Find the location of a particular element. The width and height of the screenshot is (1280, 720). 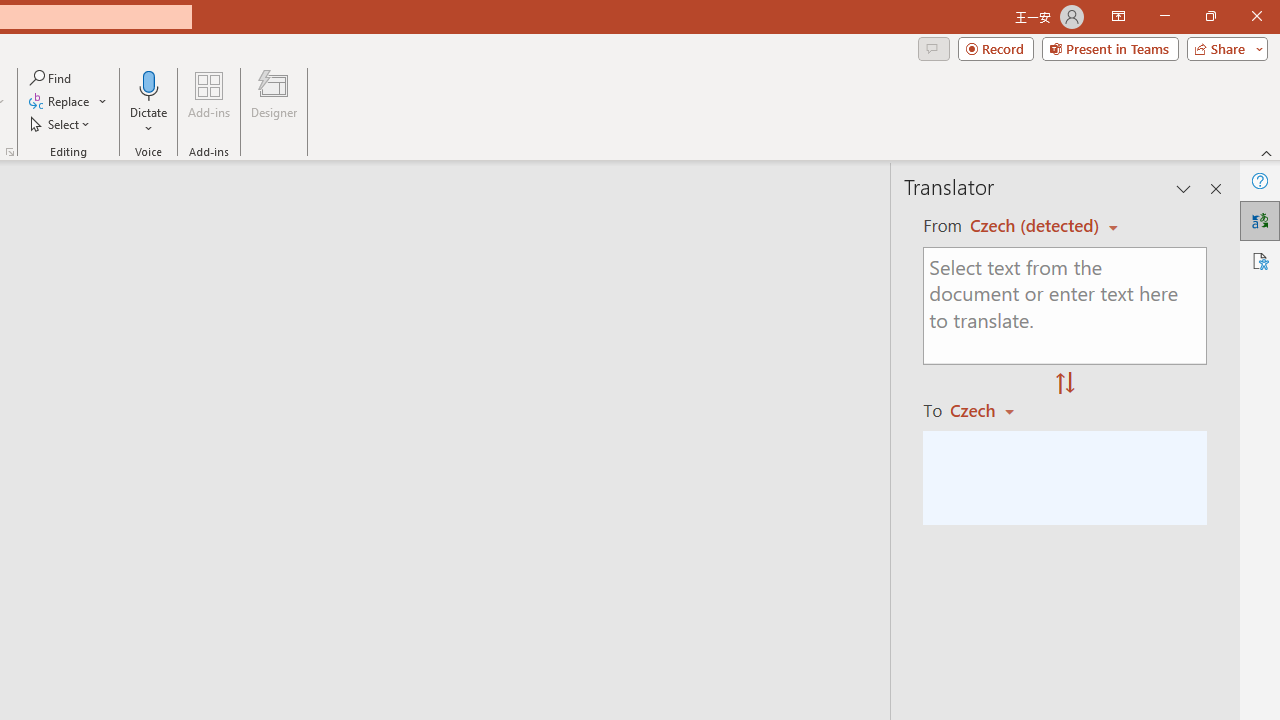

'Czech (detected)' is located at coordinates (1037, 225).